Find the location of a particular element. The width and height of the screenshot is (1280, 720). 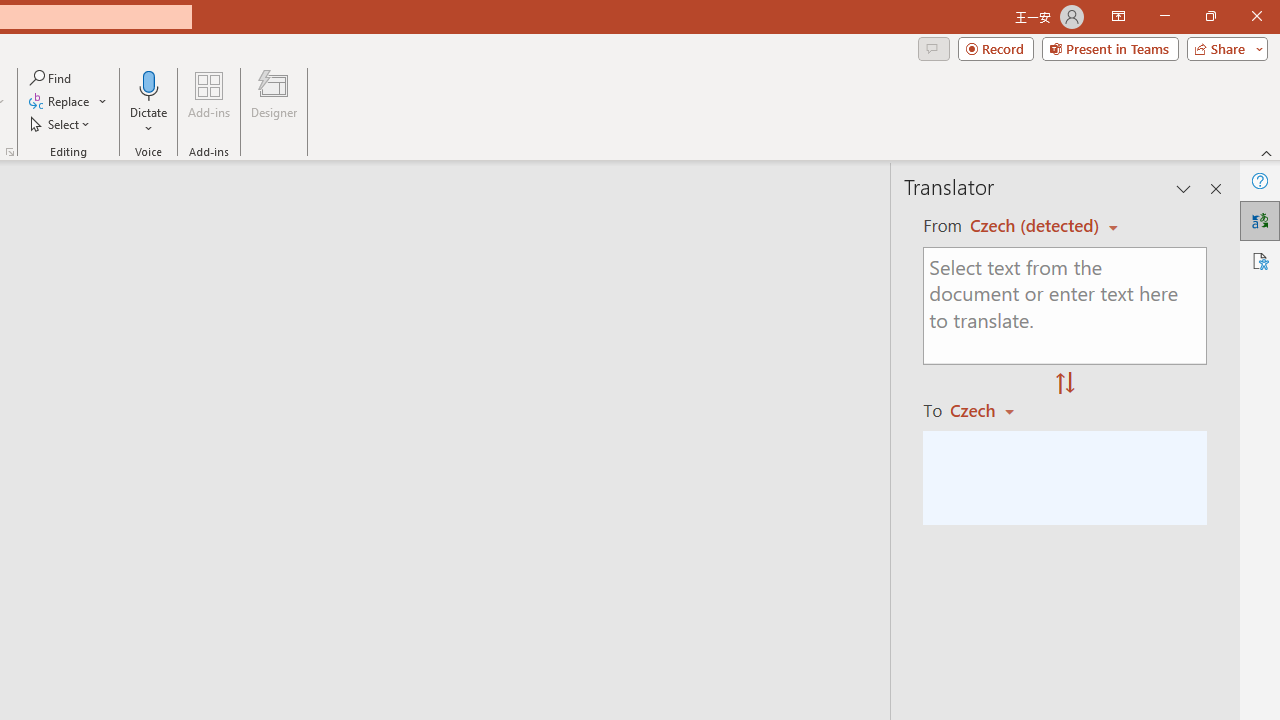

'Czech (detected)' is located at coordinates (1037, 225).